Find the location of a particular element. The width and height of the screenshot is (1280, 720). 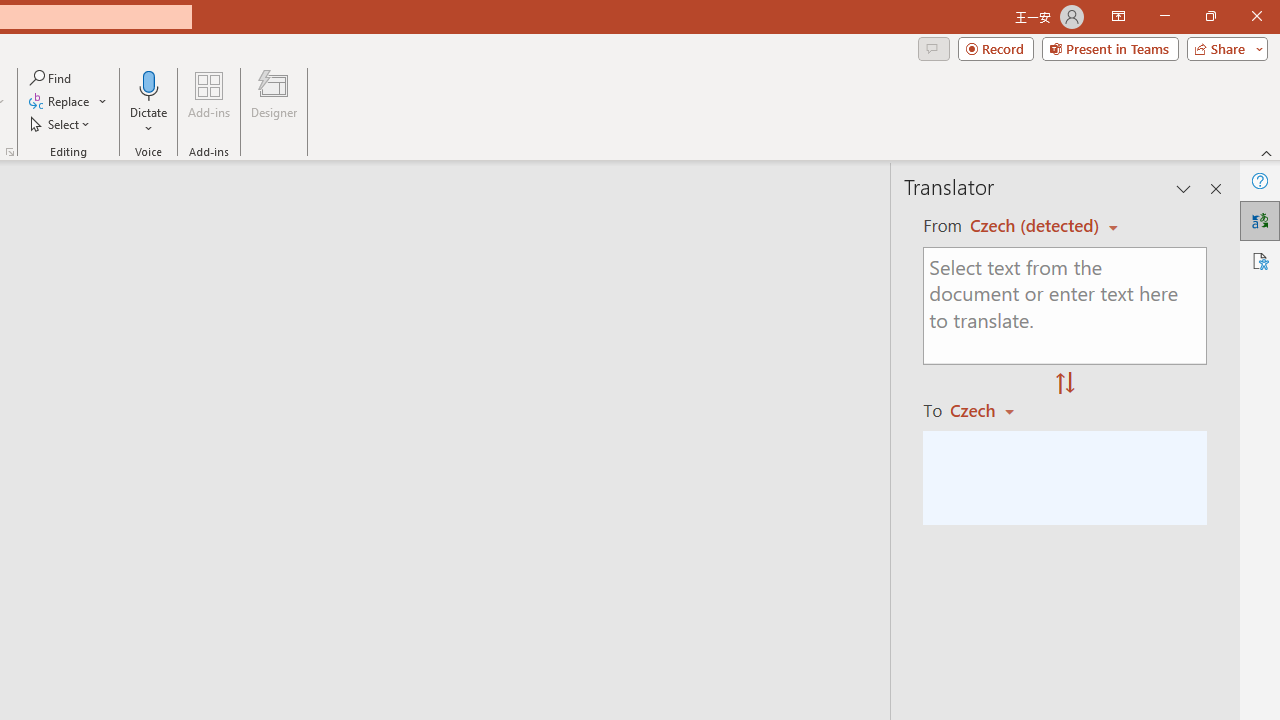

'Czech (detected)' is located at coordinates (1037, 225).